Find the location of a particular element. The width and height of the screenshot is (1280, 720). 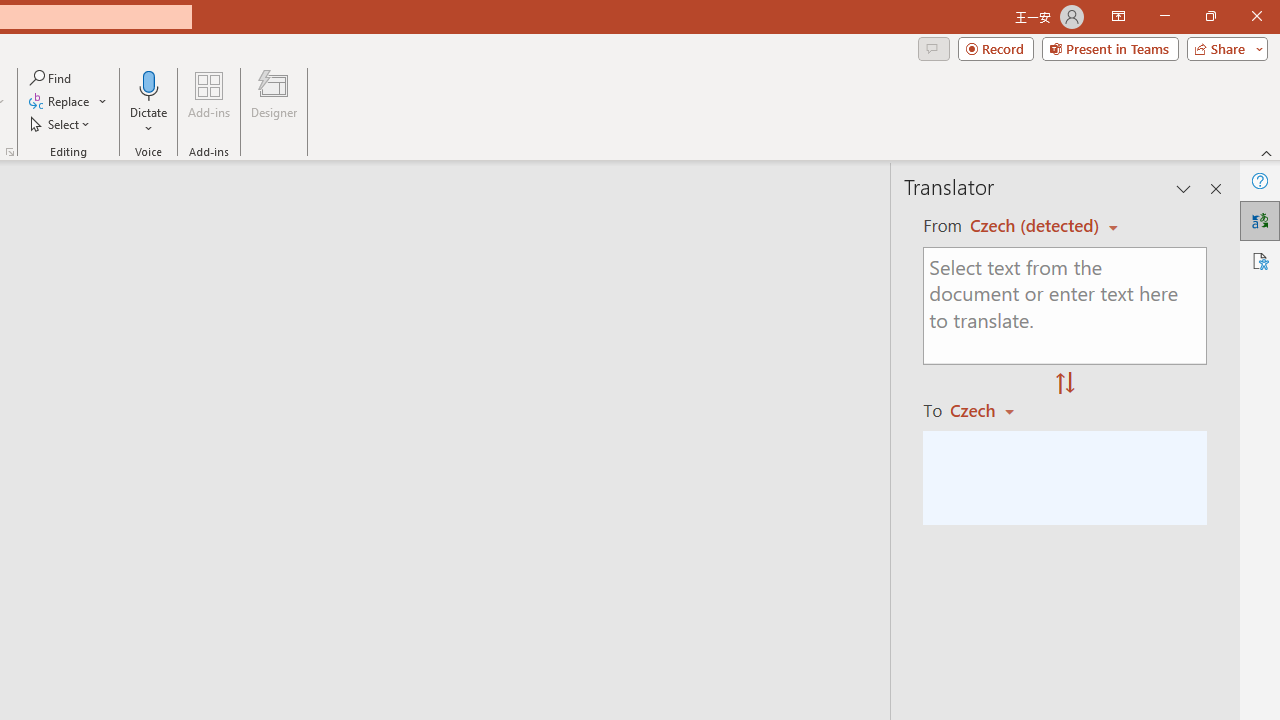

'Czech (detected)' is located at coordinates (1037, 225).